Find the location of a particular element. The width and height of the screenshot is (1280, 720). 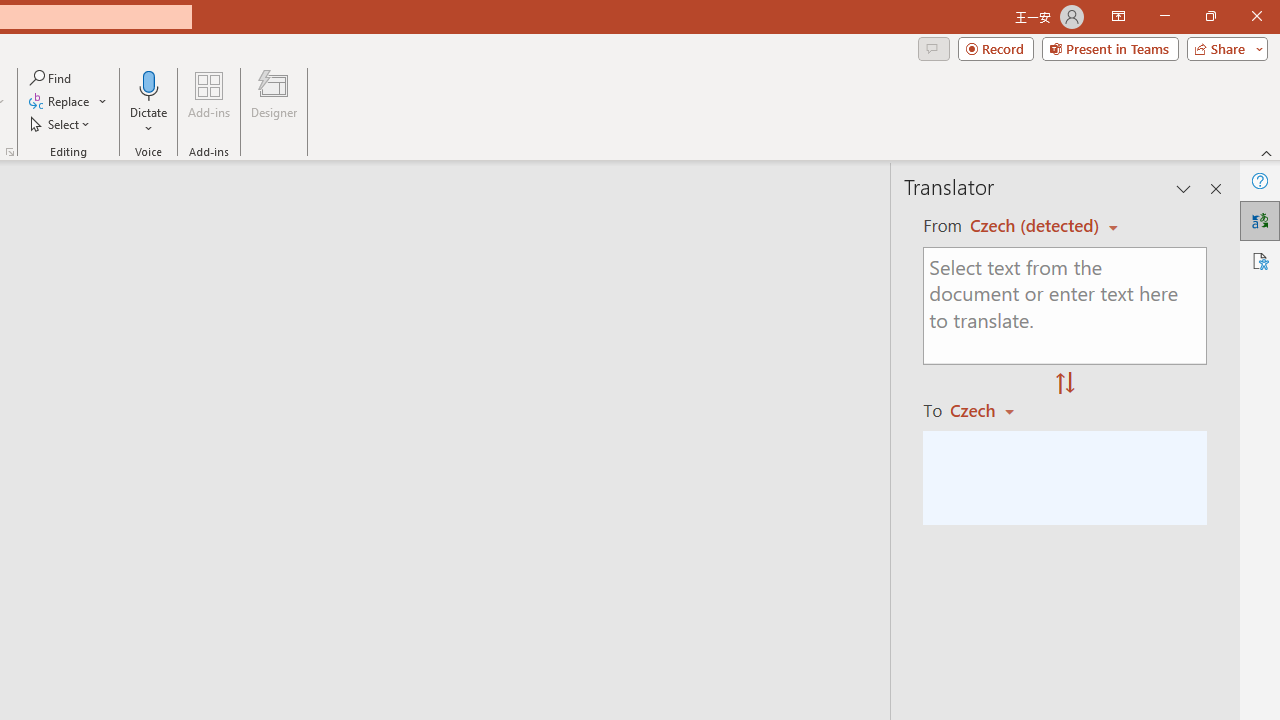

'Czech (detected)' is located at coordinates (1037, 225).